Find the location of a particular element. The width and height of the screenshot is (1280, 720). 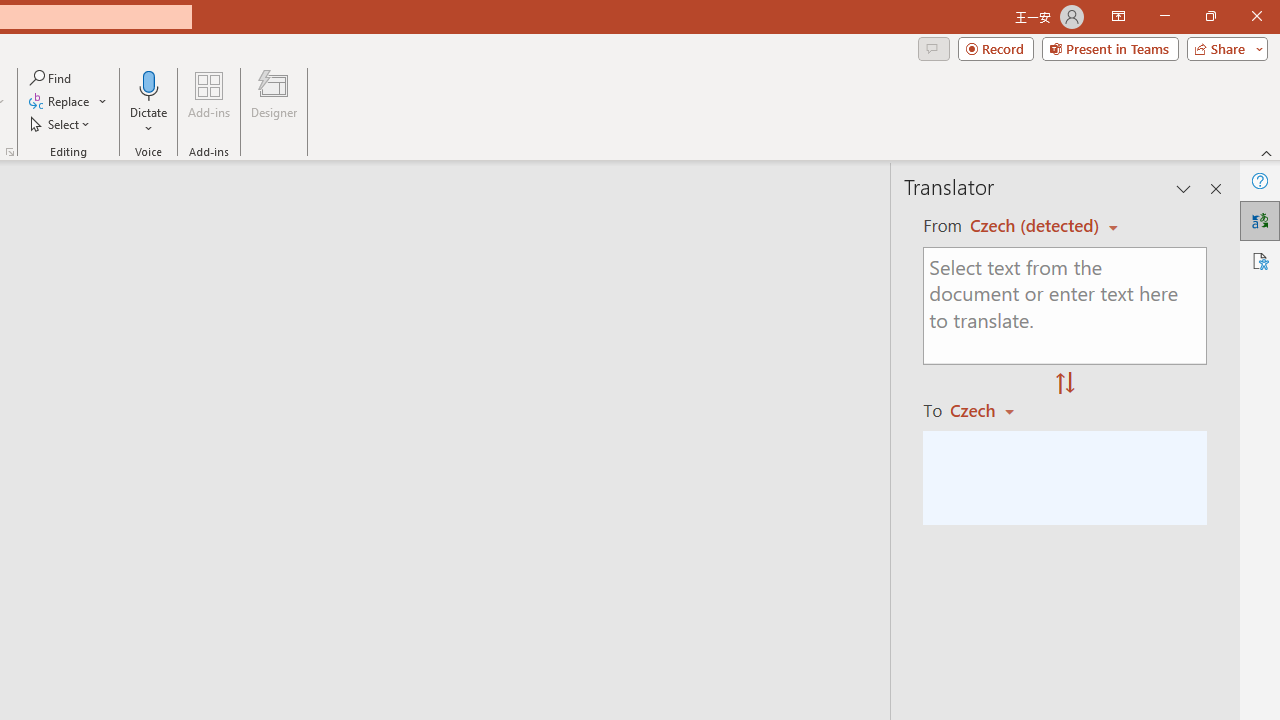

'Czech (detected)' is located at coordinates (1037, 225).